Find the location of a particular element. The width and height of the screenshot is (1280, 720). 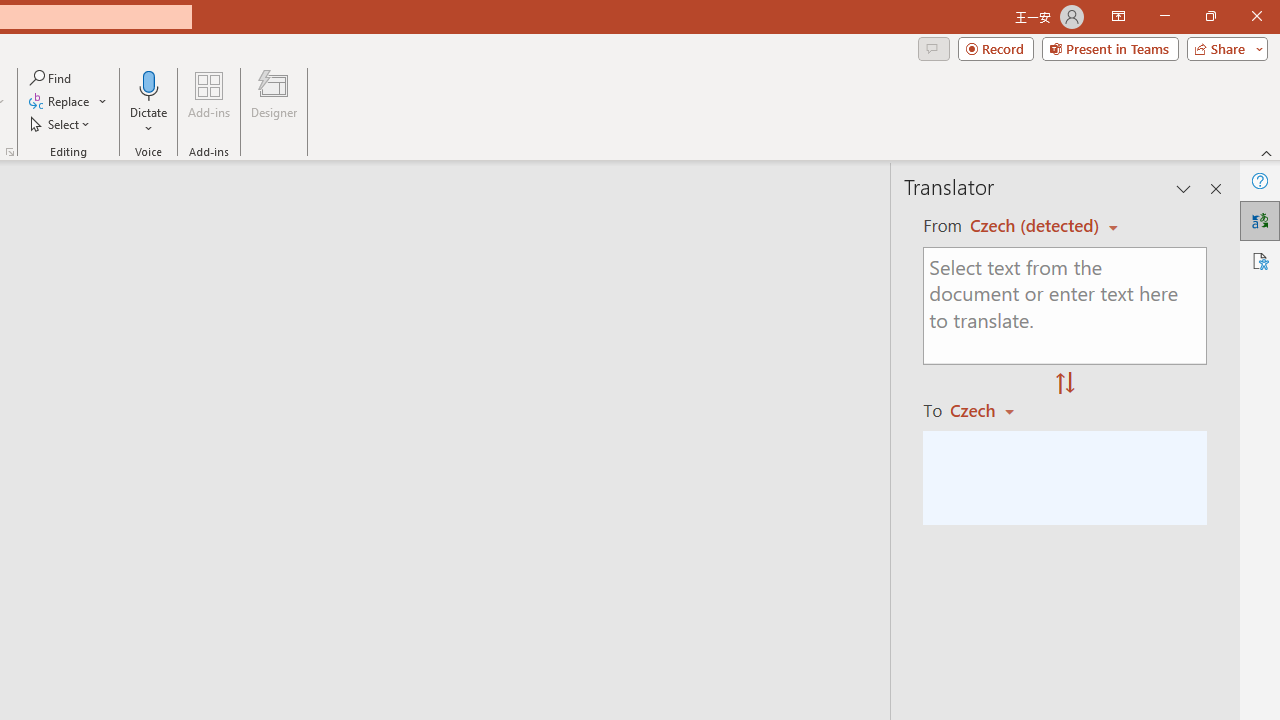

'Czech (detected)' is located at coordinates (1037, 225).